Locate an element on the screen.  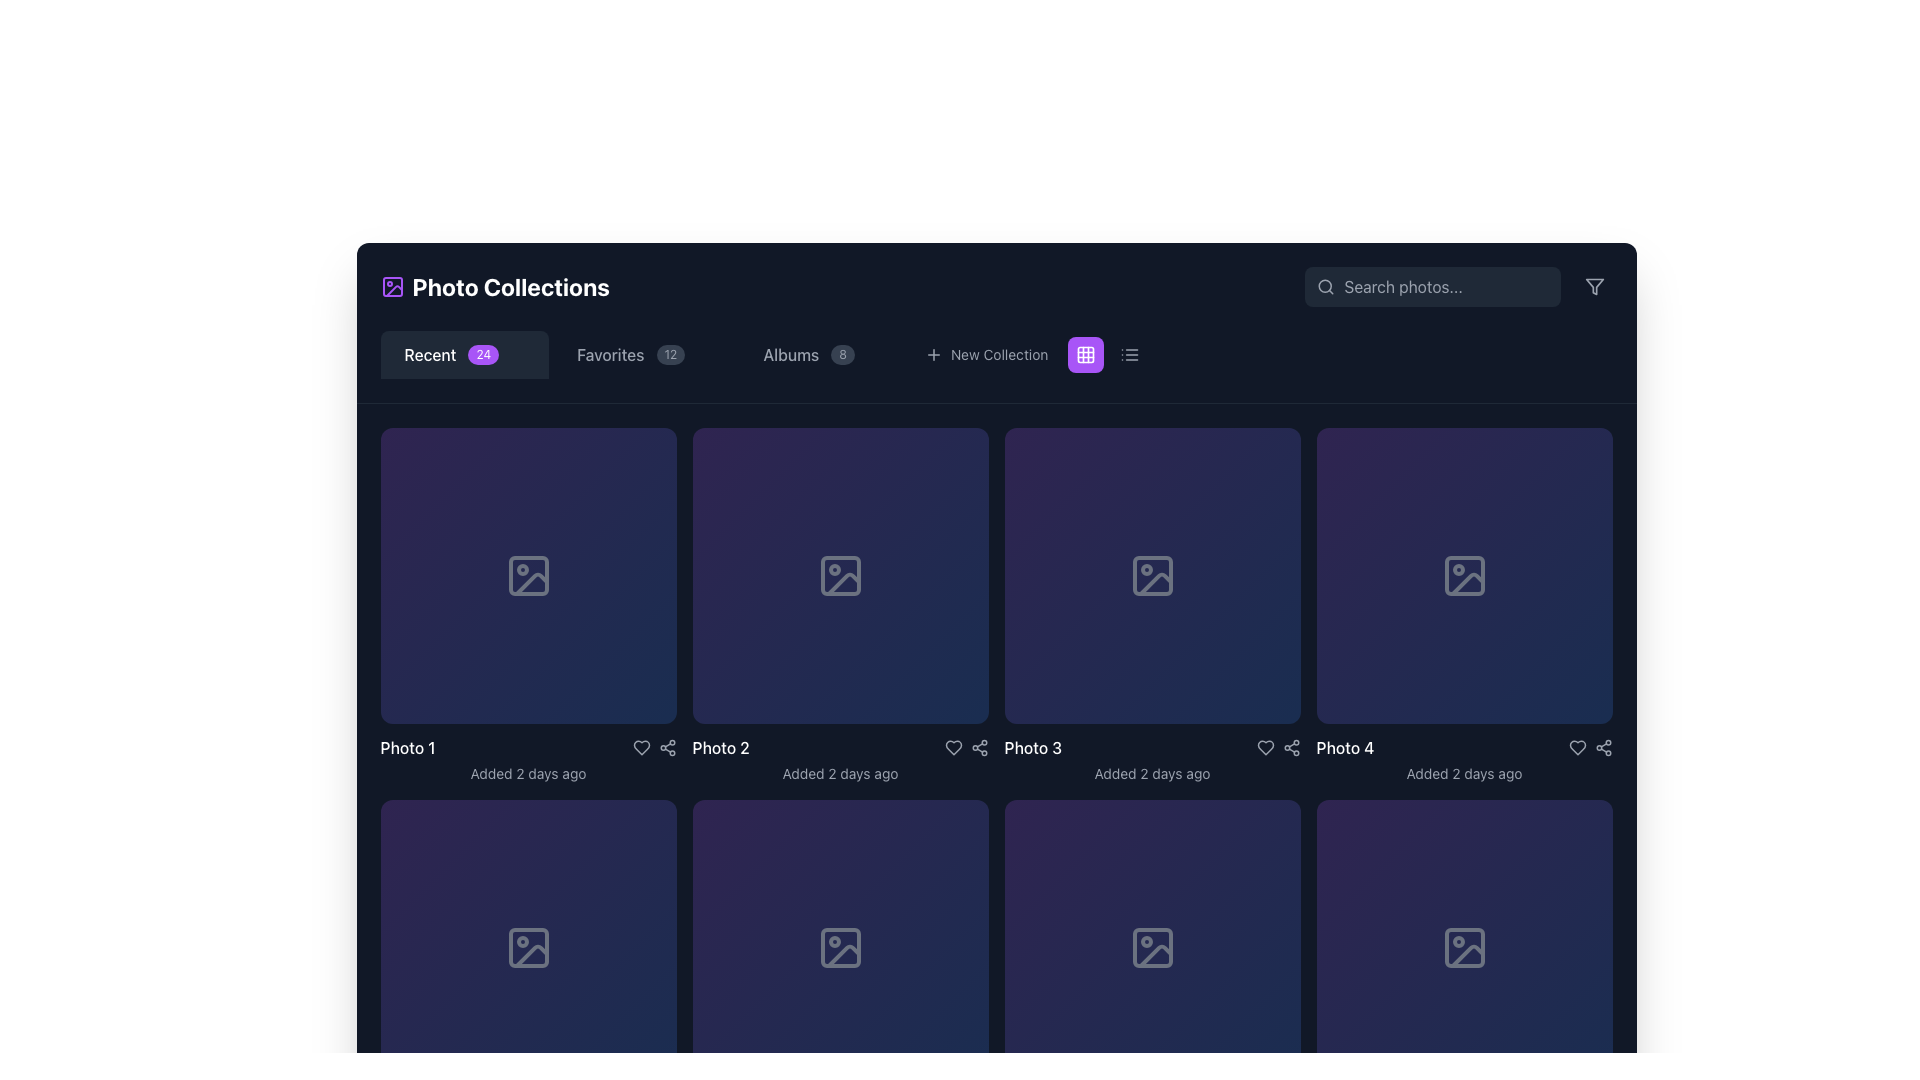
the Image placeholder icon located in the fourth position of the grid of photo placeholders below the 'Photo Collections' title is located at coordinates (1464, 575).